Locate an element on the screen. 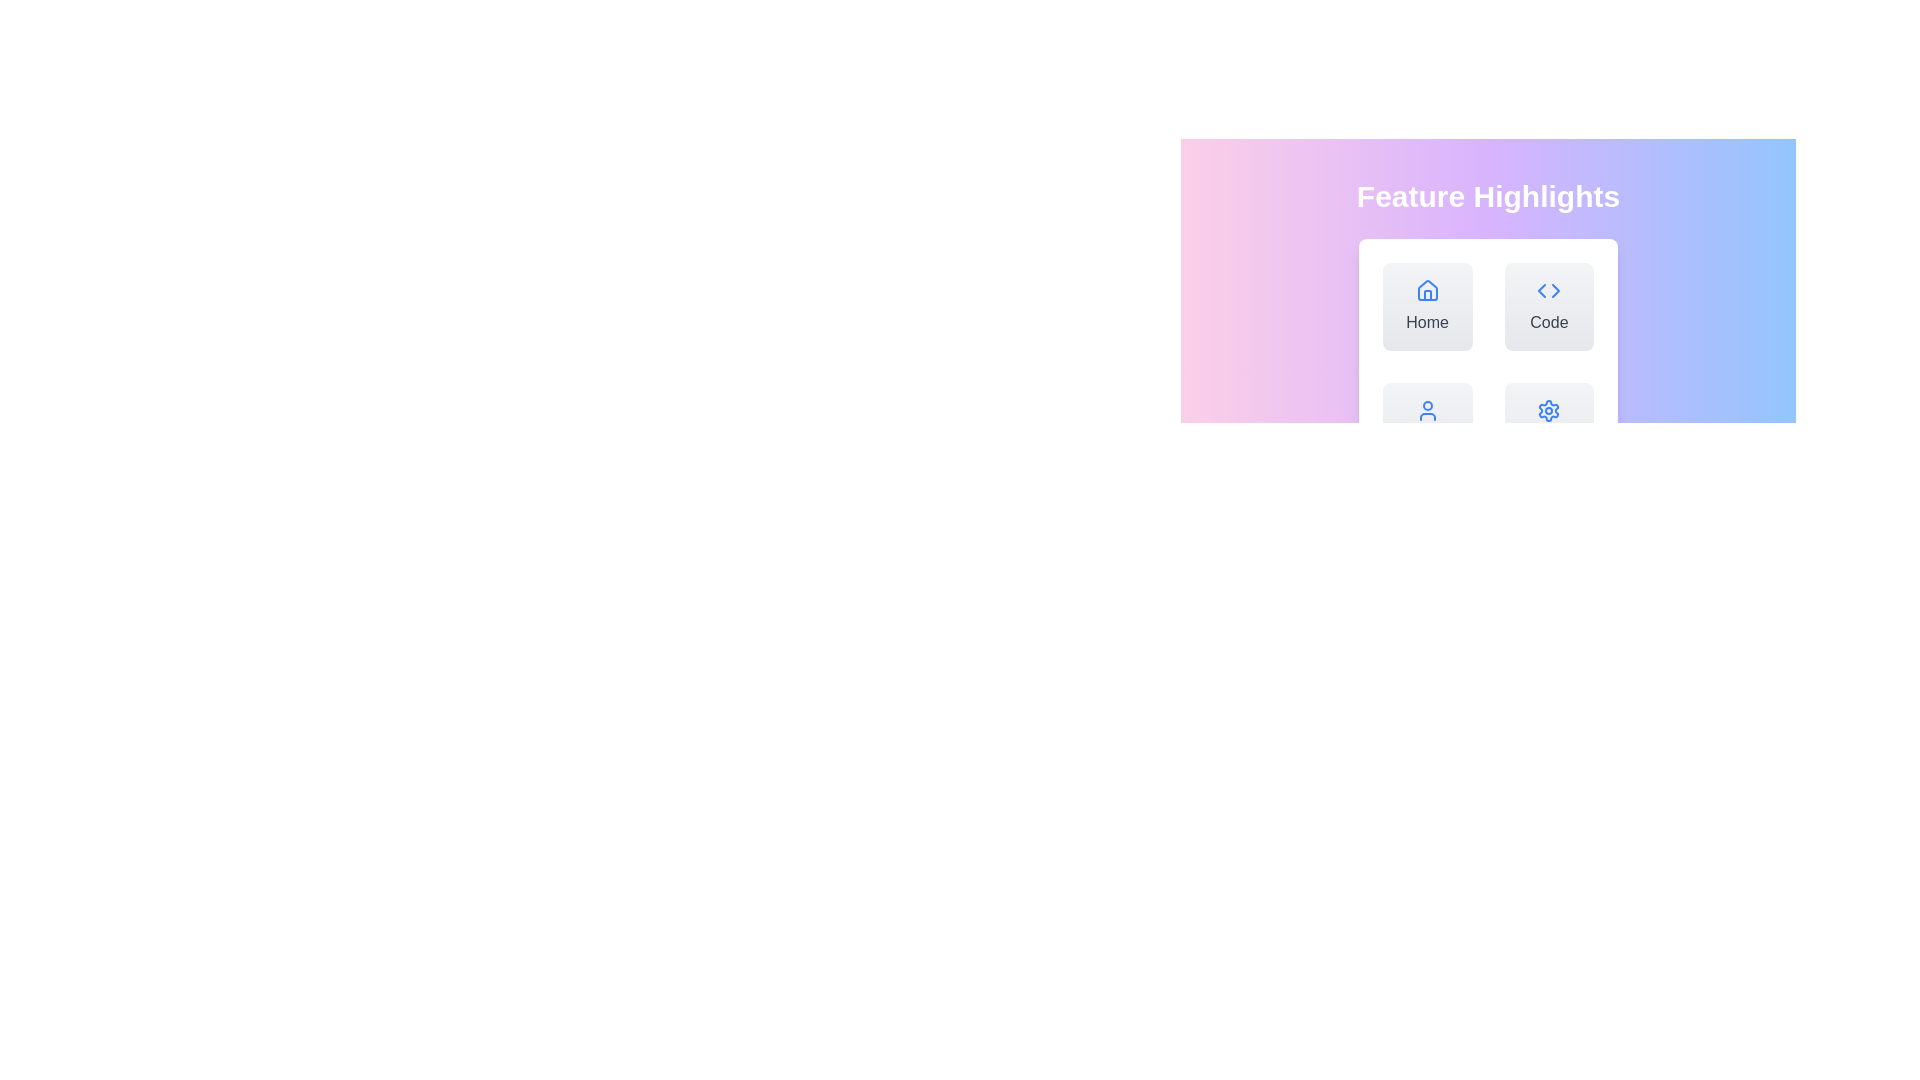 The height and width of the screenshot is (1080, 1920). the user profile icon located within the rounded card labeled 'Profile' at the bottom left of the grid is located at coordinates (1426, 410).